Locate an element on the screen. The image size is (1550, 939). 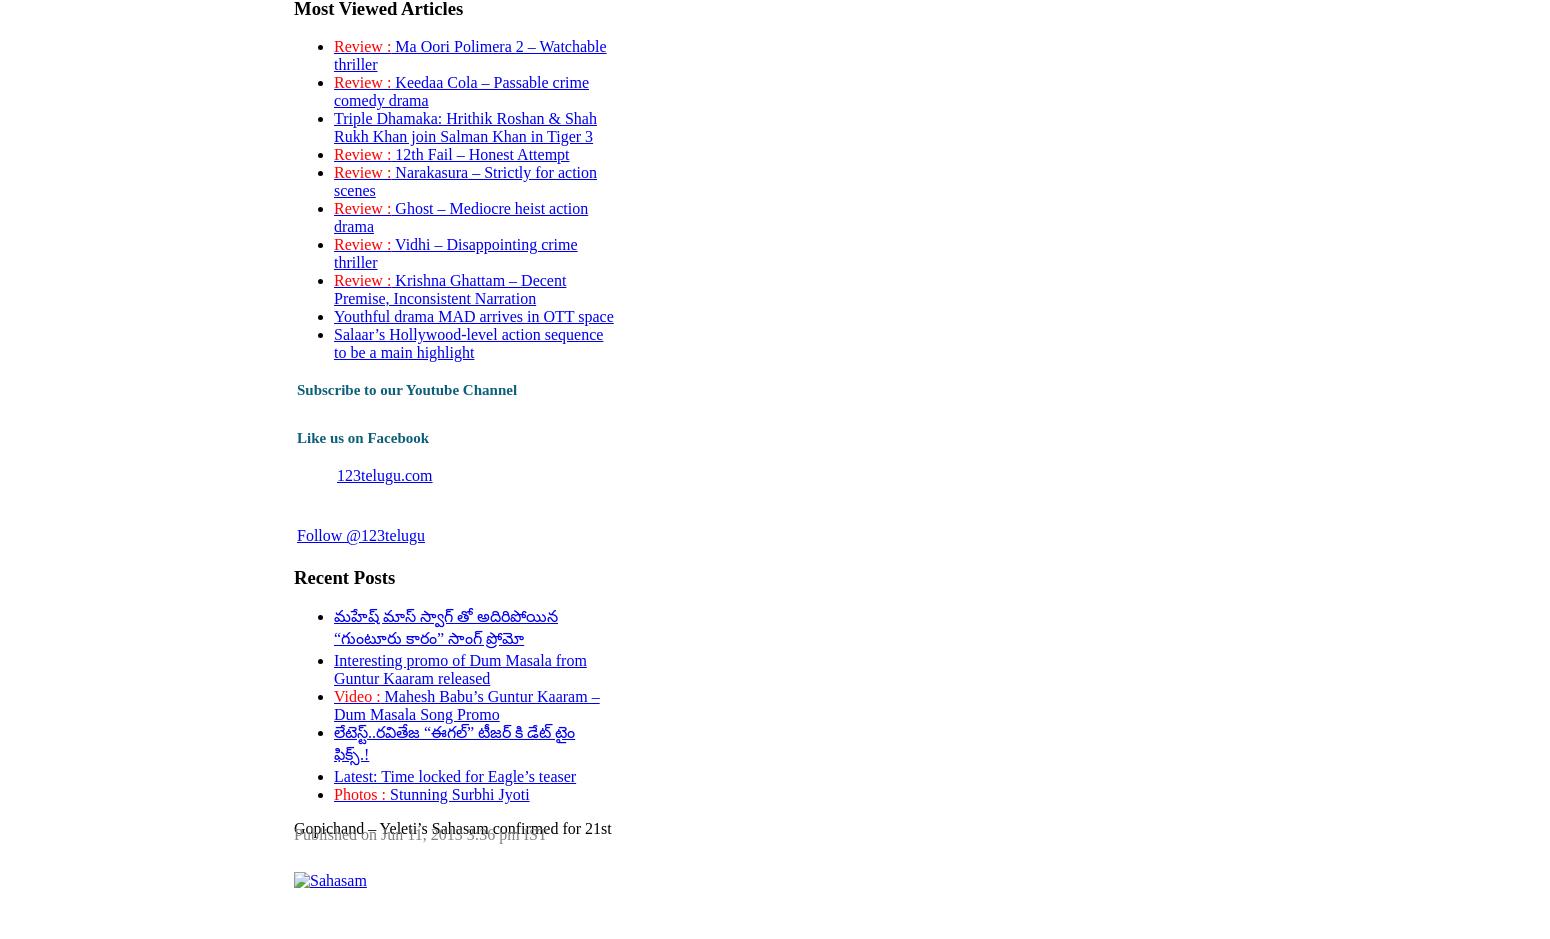
'12th Fail – Honest Attempt' is located at coordinates (479, 154).